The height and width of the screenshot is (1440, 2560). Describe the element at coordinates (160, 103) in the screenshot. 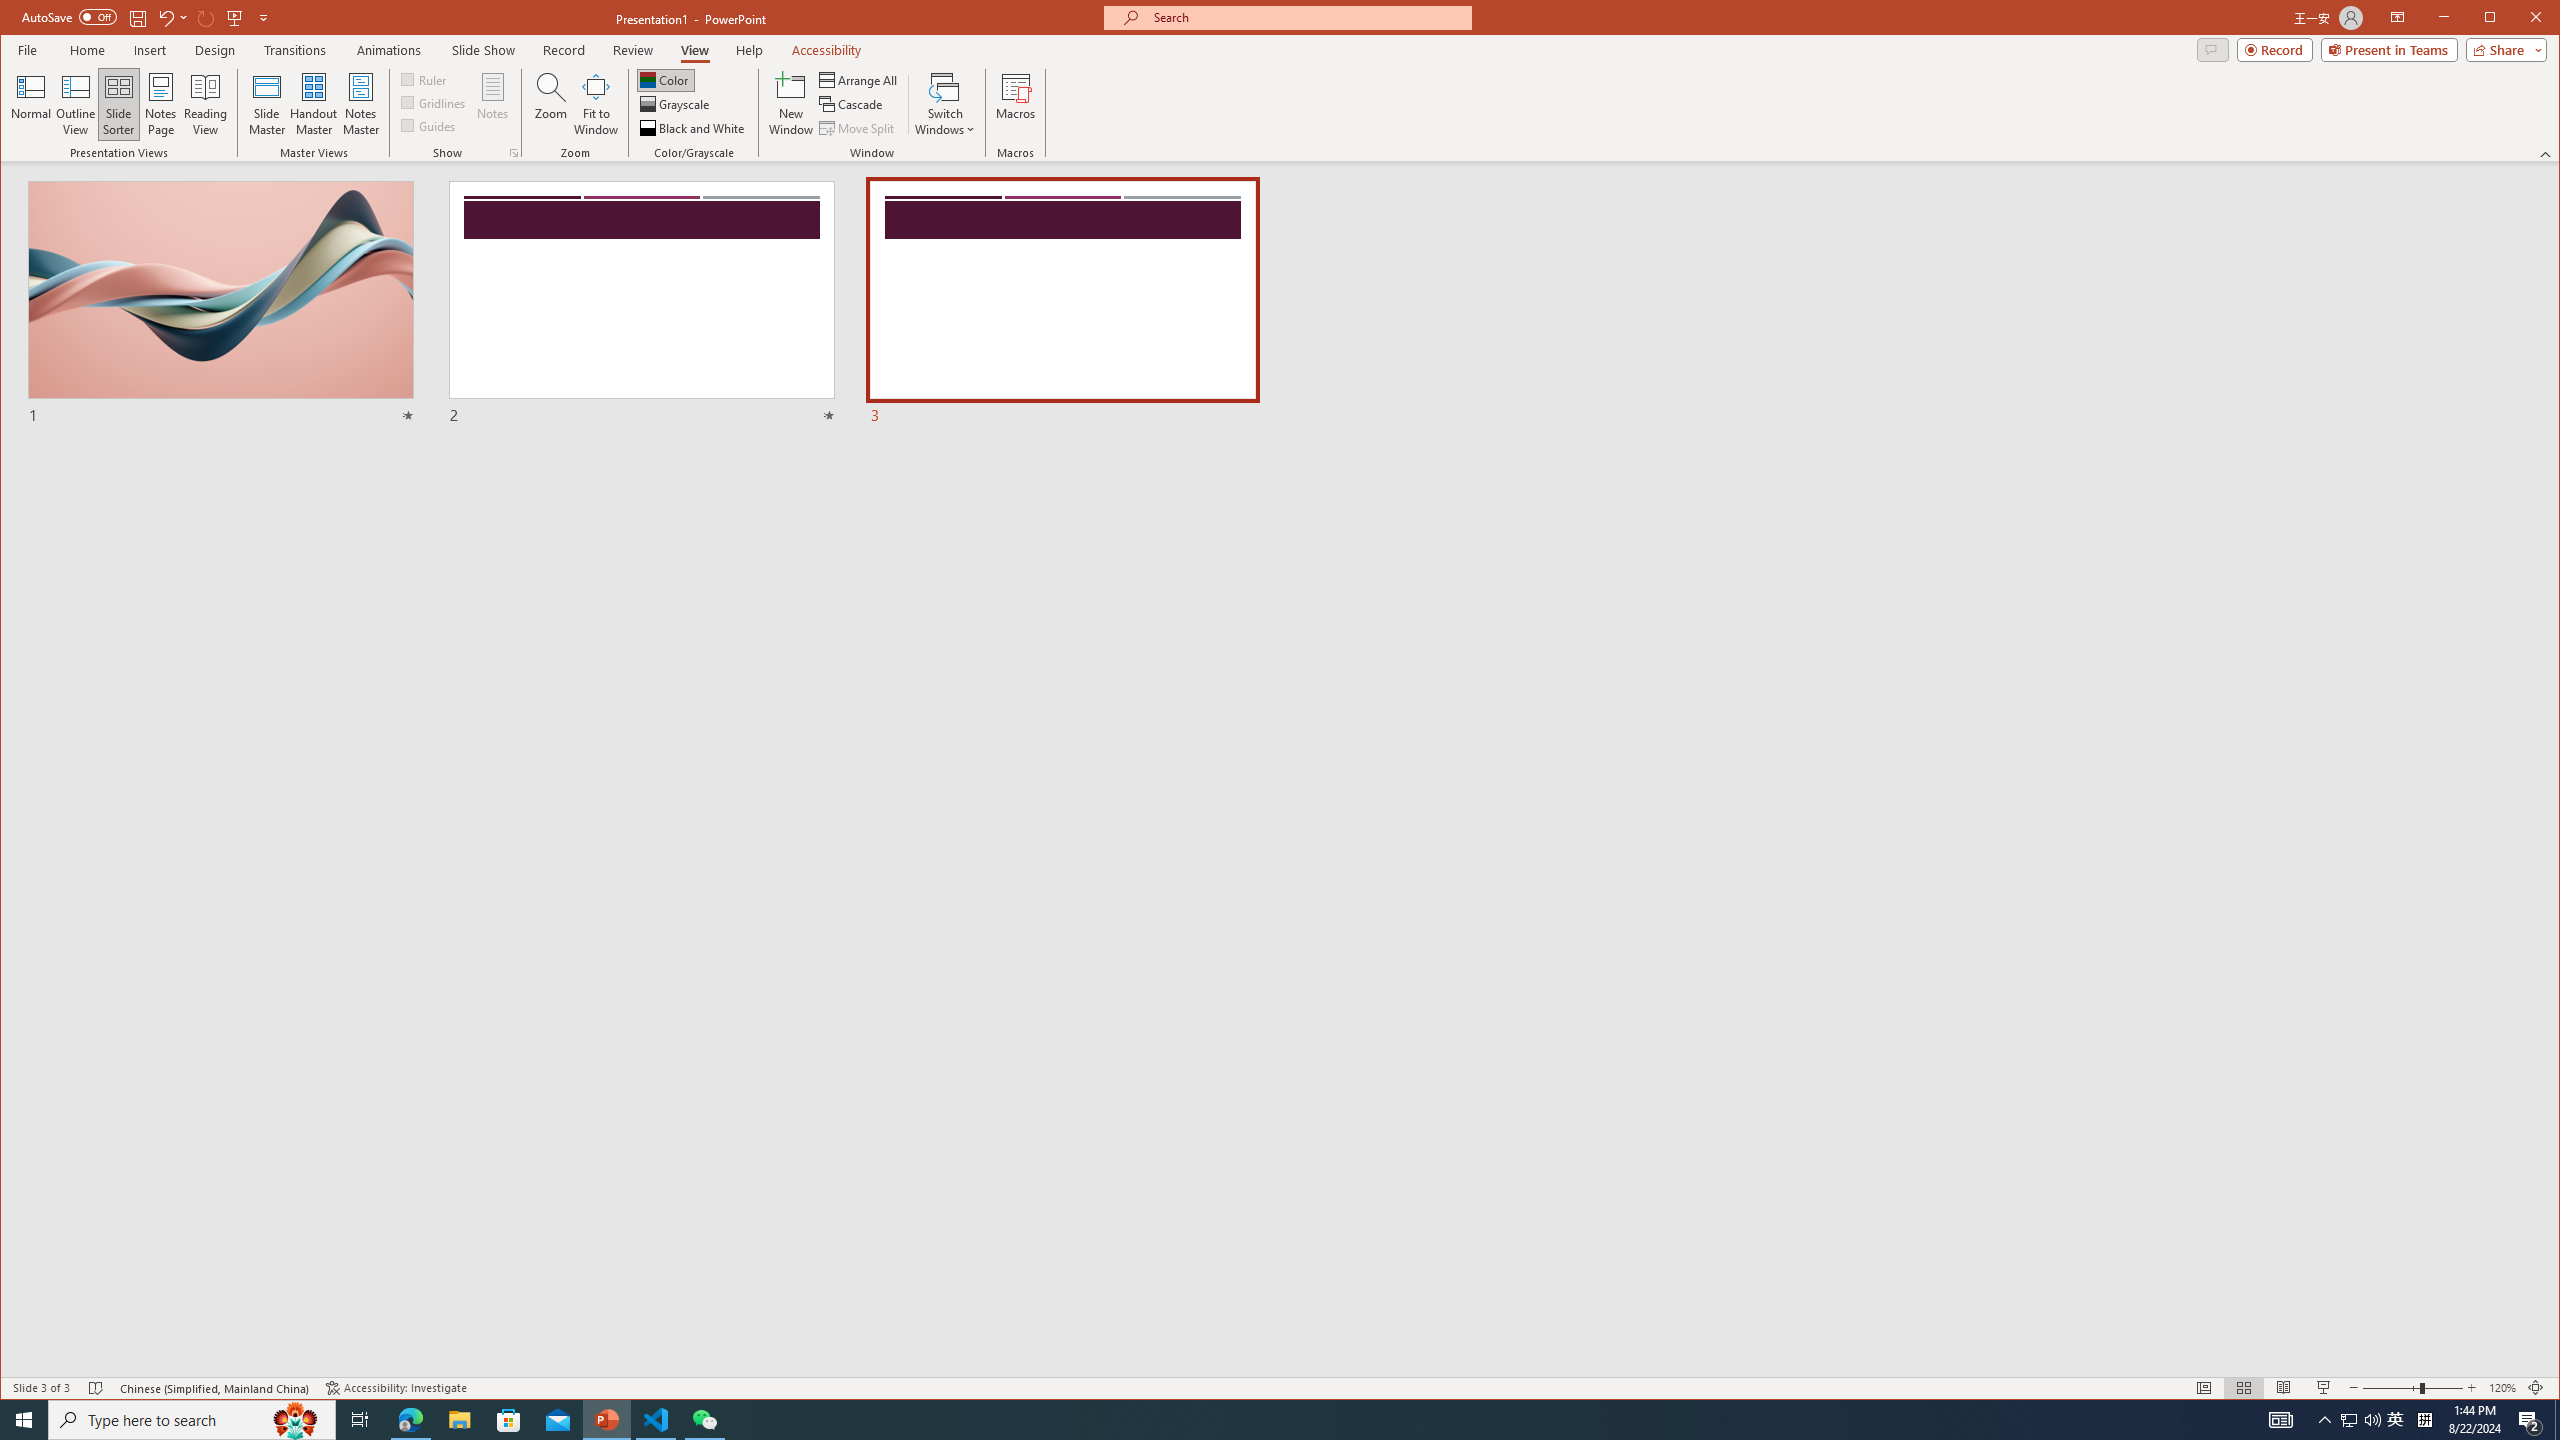

I see `'Notes Page'` at that location.